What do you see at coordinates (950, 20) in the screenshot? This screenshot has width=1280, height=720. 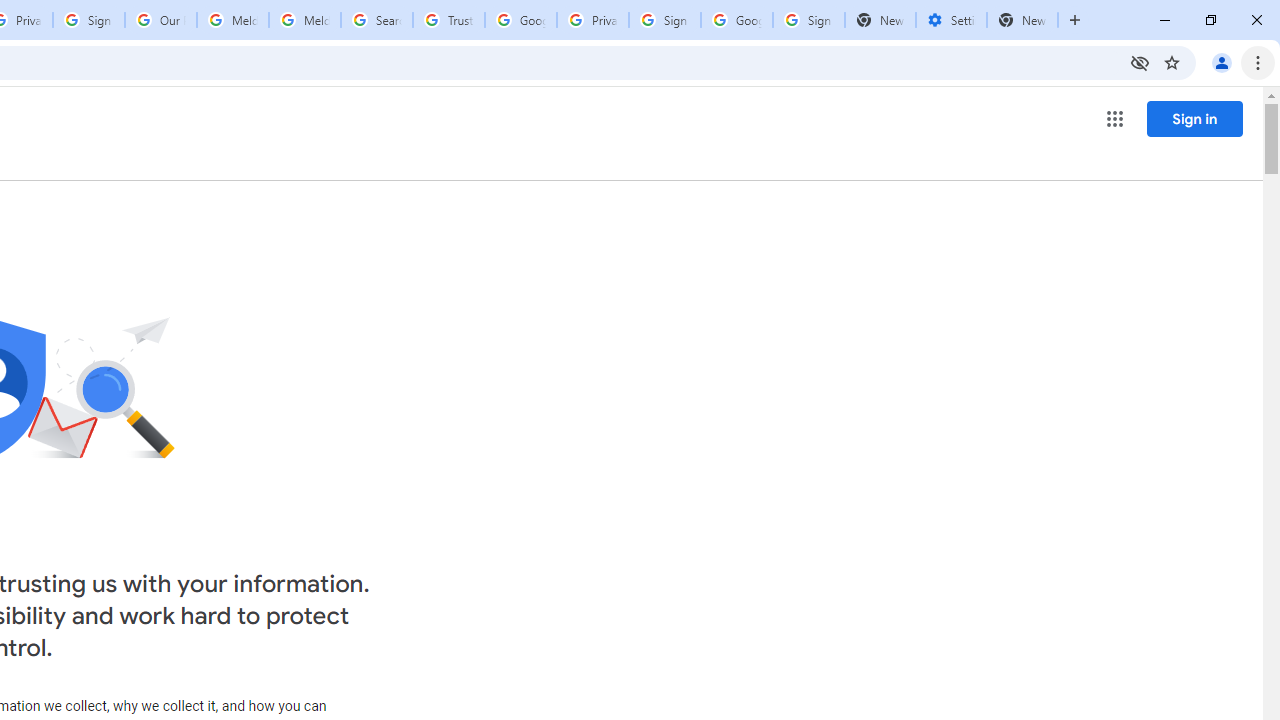 I see `'Settings - Addresses and more'` at bounding box center [950, 20].